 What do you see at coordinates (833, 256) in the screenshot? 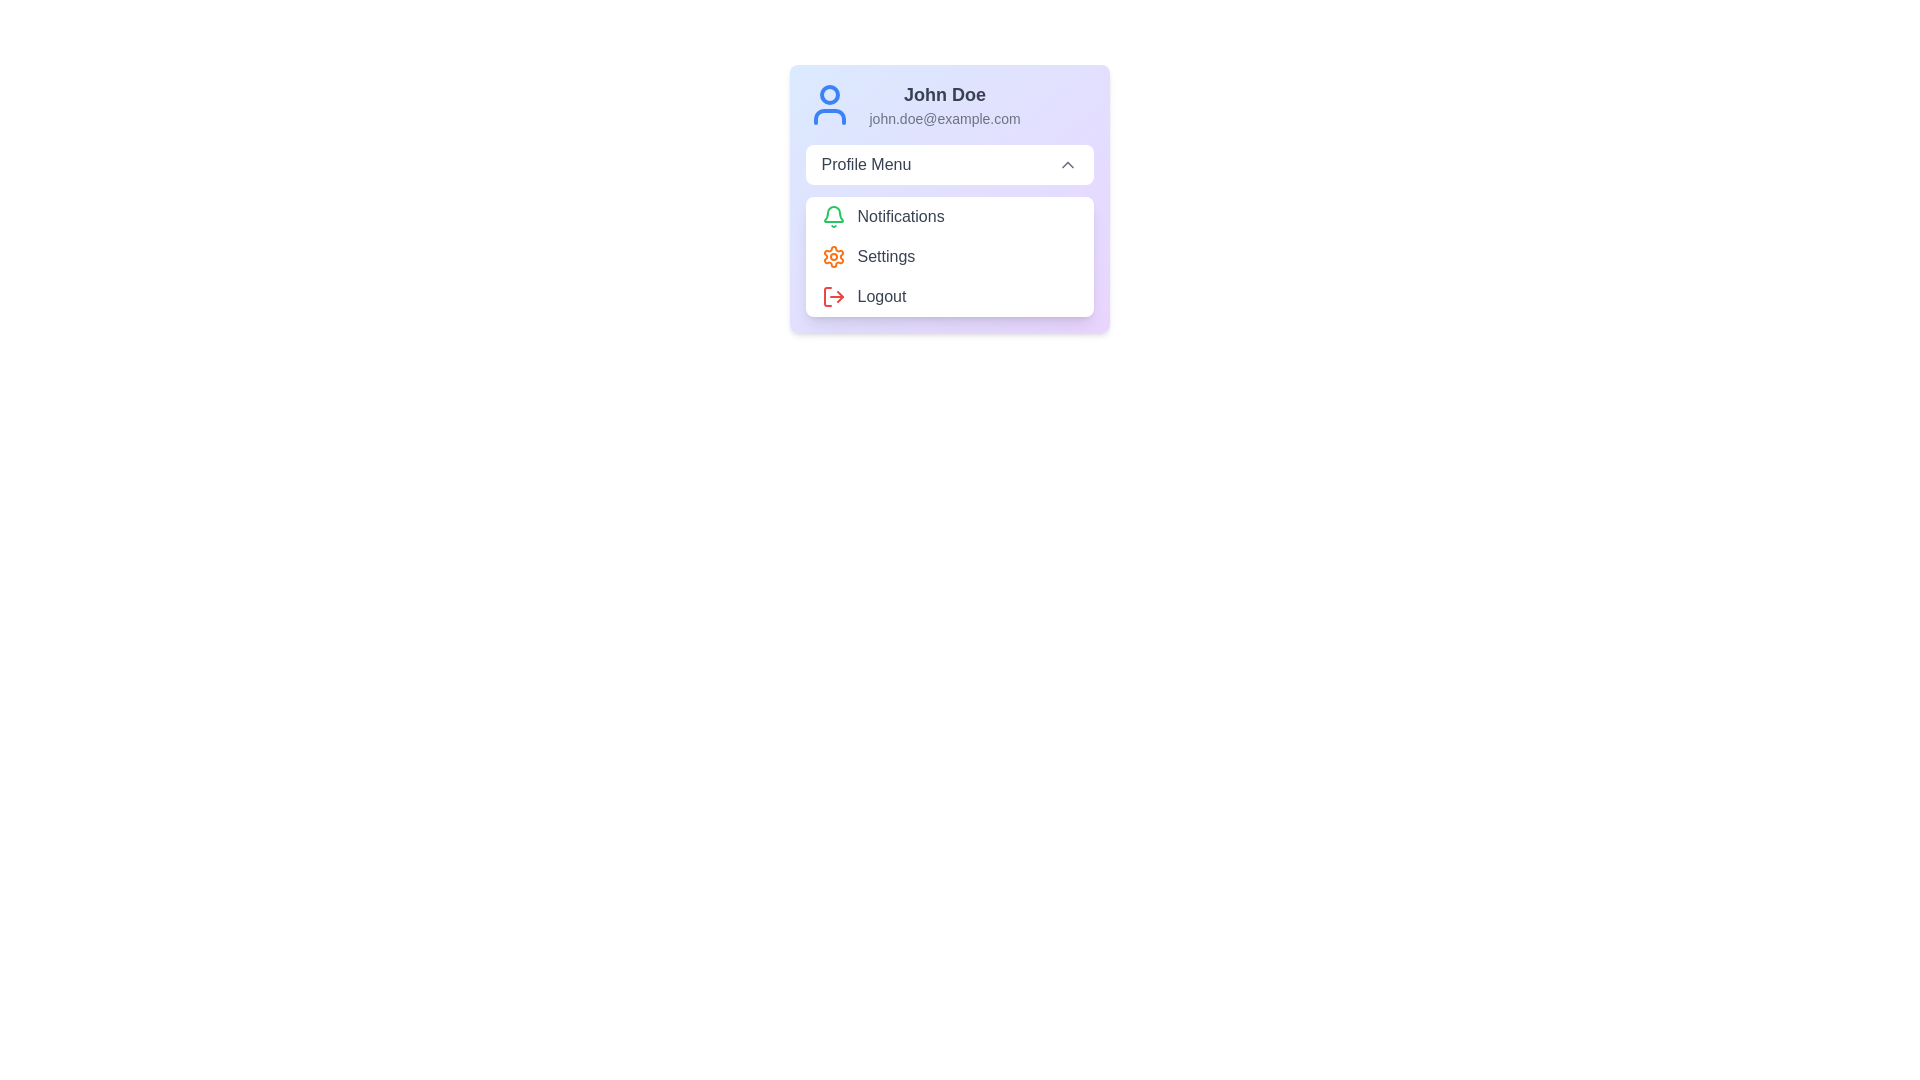
I see `the settings icon located in the dropdown menu of the profile card, positioned between the 'Notifications' bell icon and the 'Logout' arrow icon` at bounding box center [833, 256].